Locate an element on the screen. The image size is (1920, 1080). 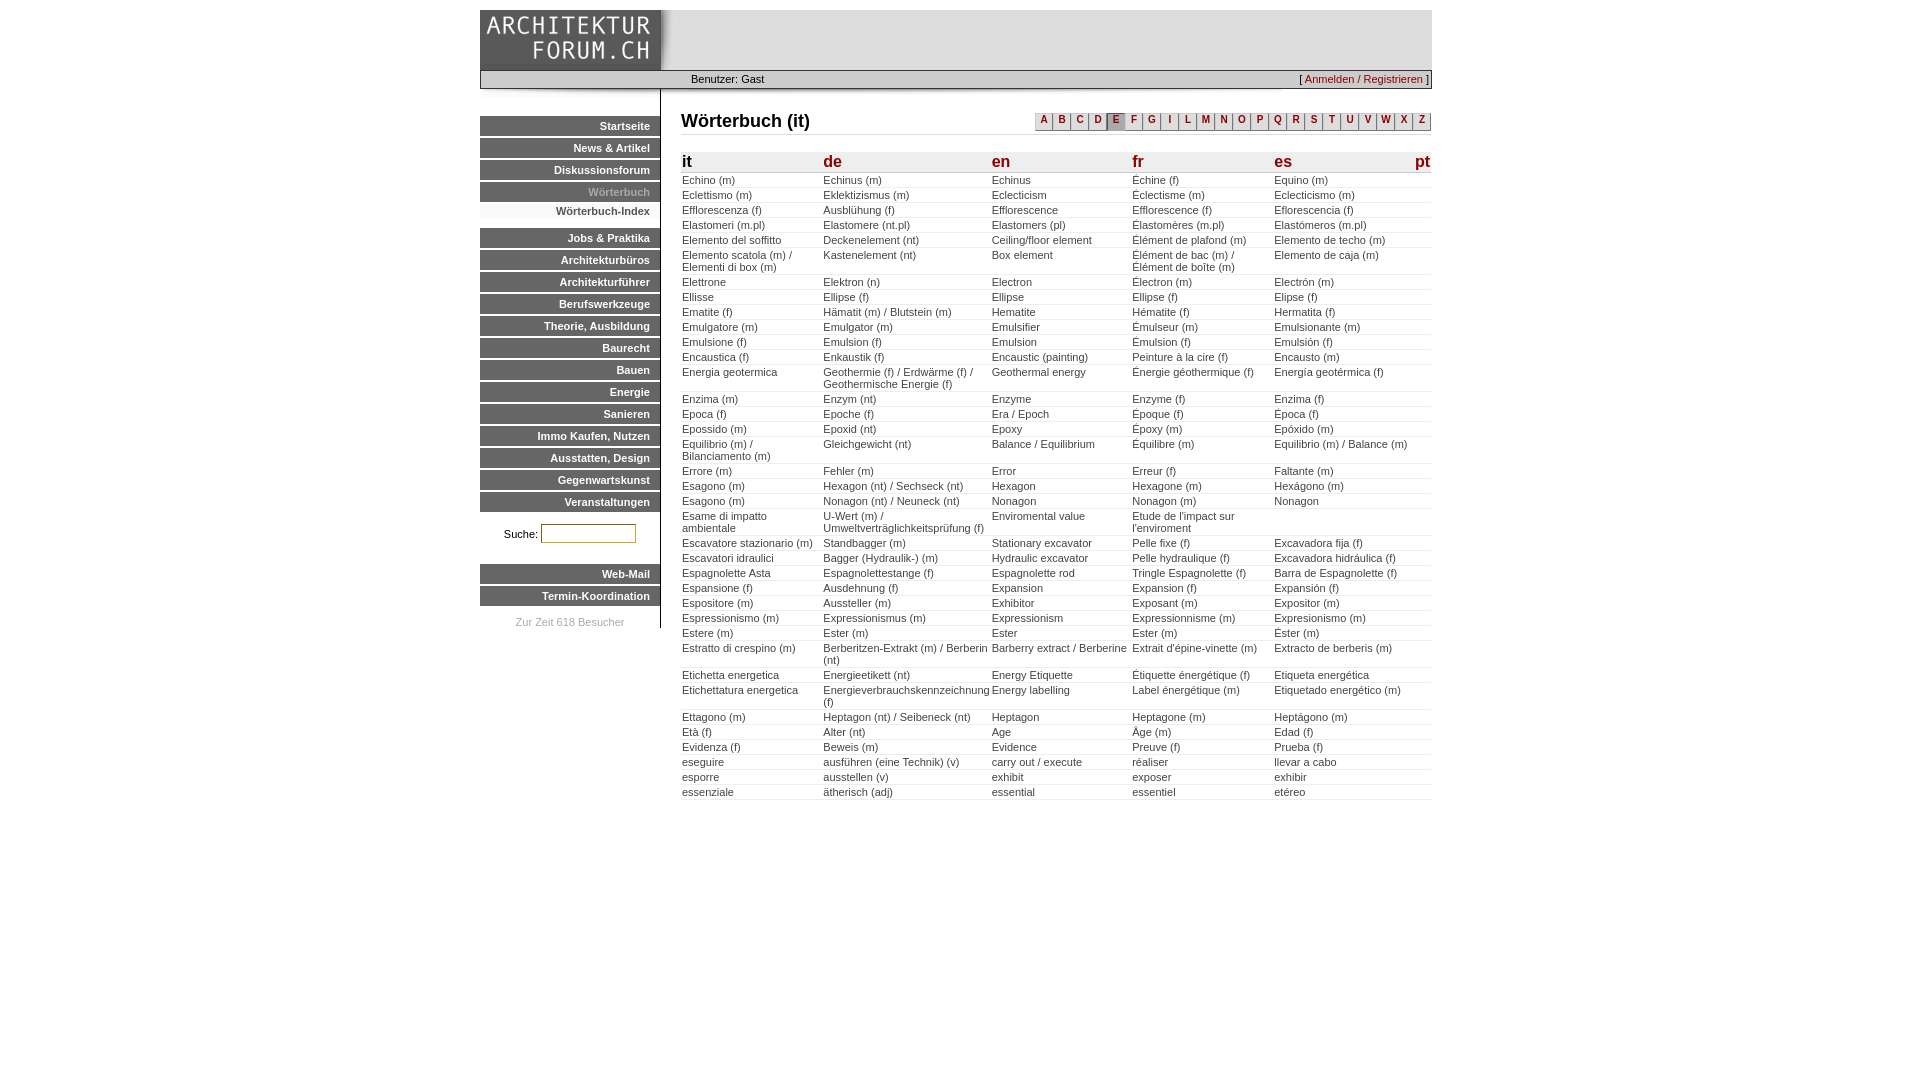
'A' is located at coordinates (1042, 122).